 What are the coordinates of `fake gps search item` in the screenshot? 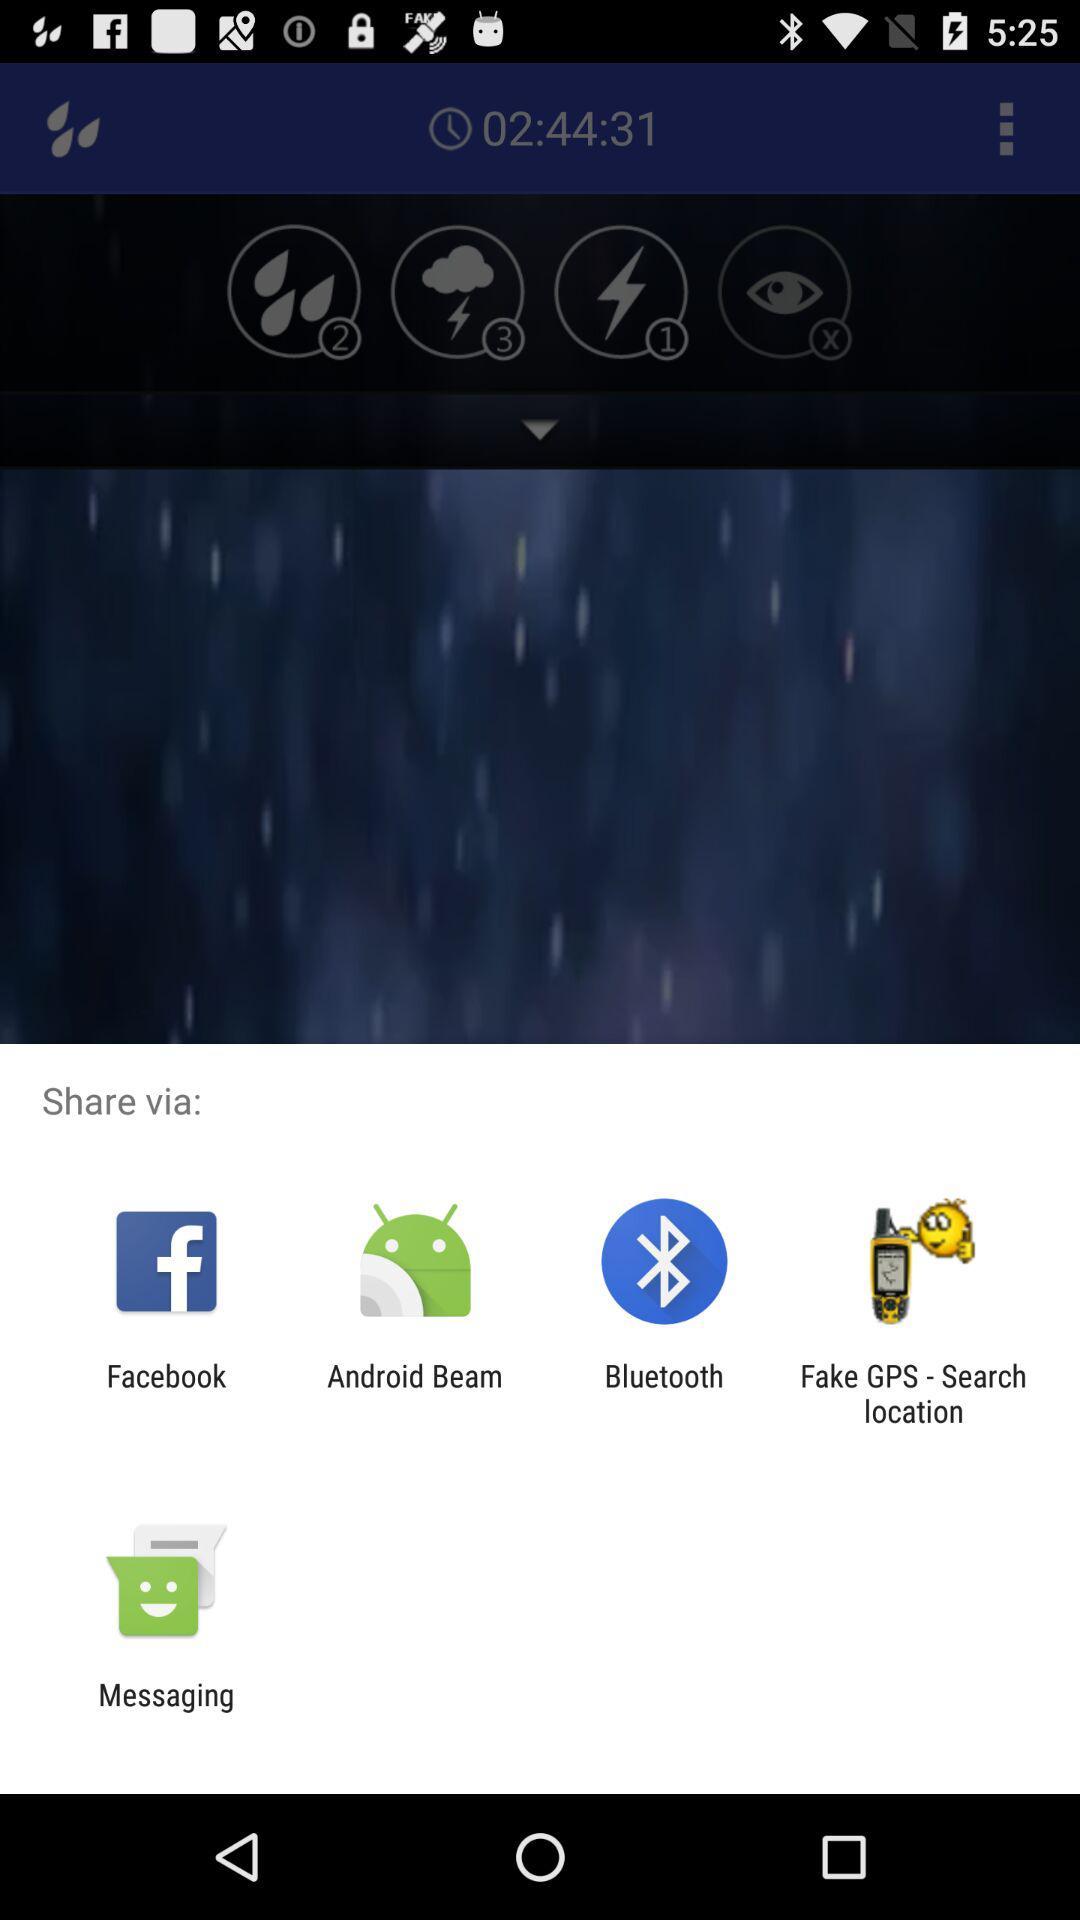 It's located at (913, 1392).